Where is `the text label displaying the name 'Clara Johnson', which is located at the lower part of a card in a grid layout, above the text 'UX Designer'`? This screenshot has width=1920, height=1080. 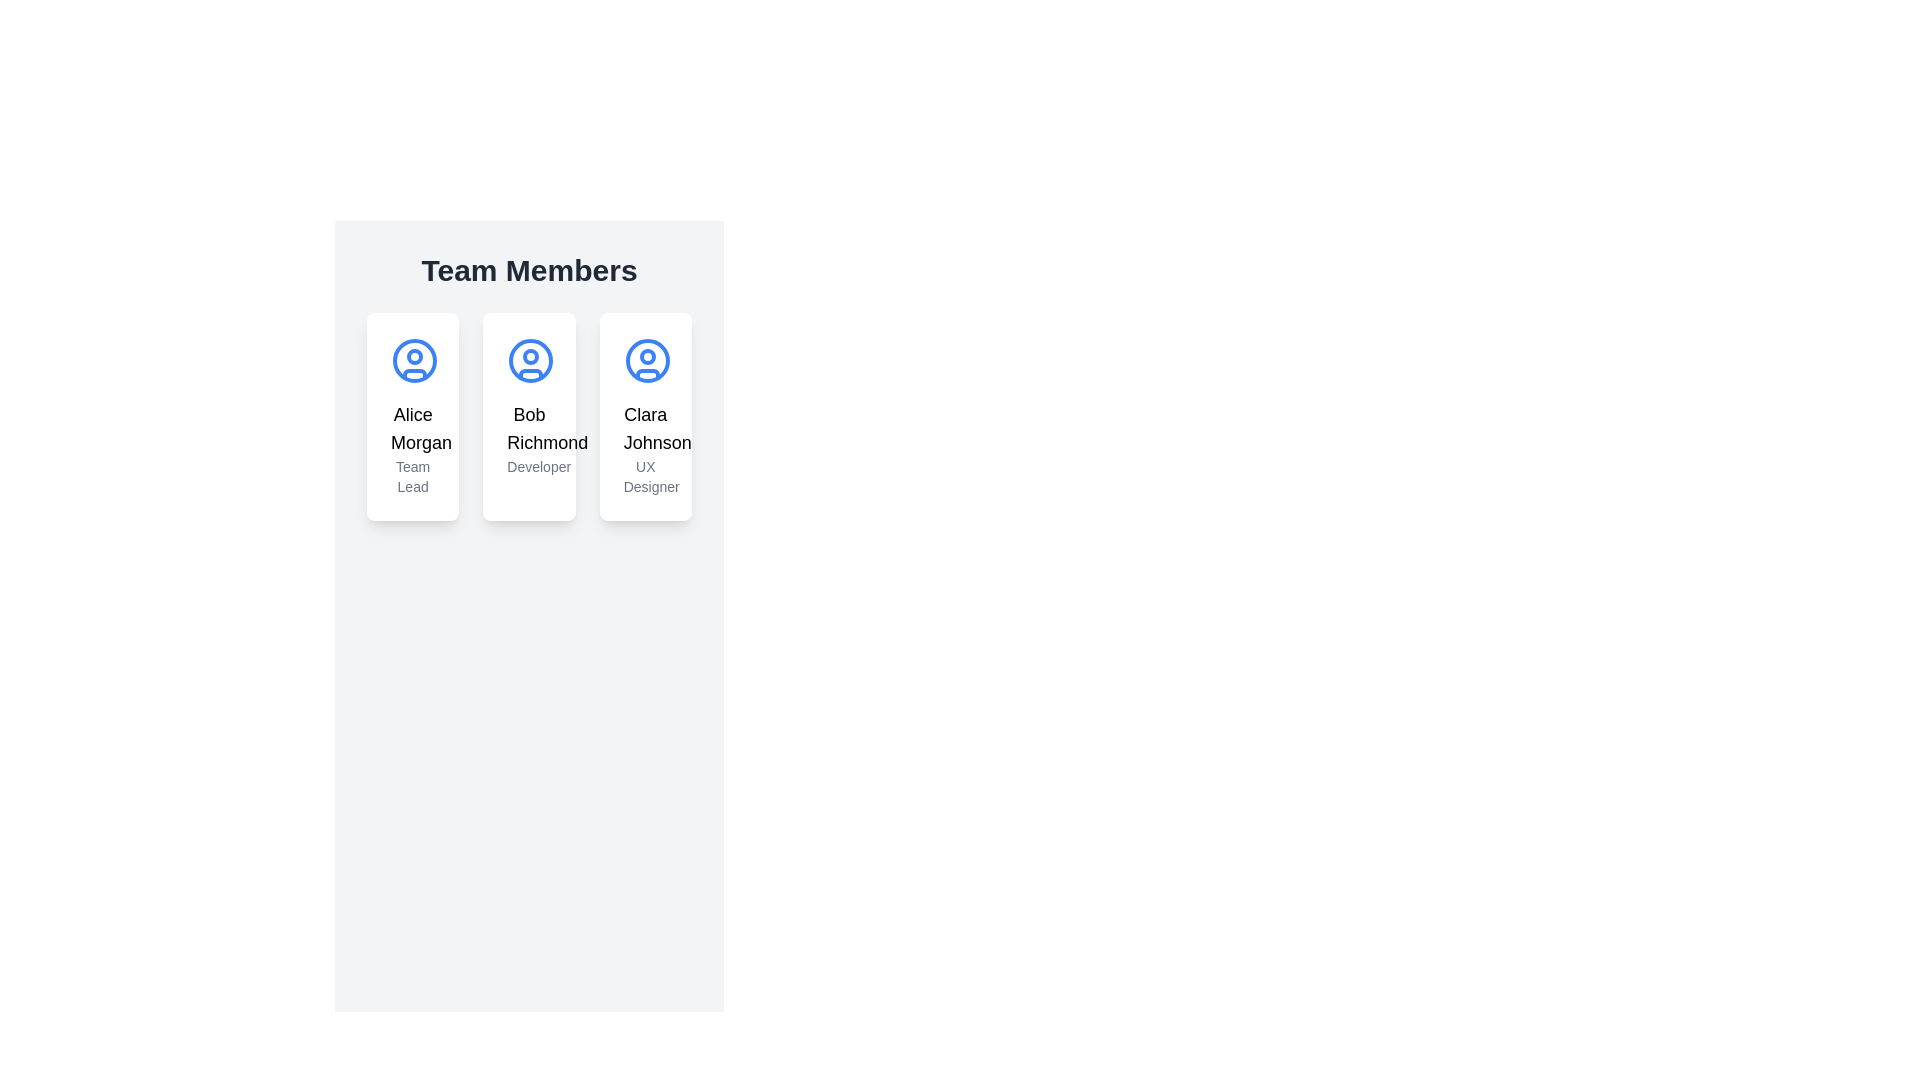 the text label displaying the name 'Clara Johnson', which is located at the lower part of a card in a grid layout, above the text 'UX Designer' is located at coordinates (645, 427).